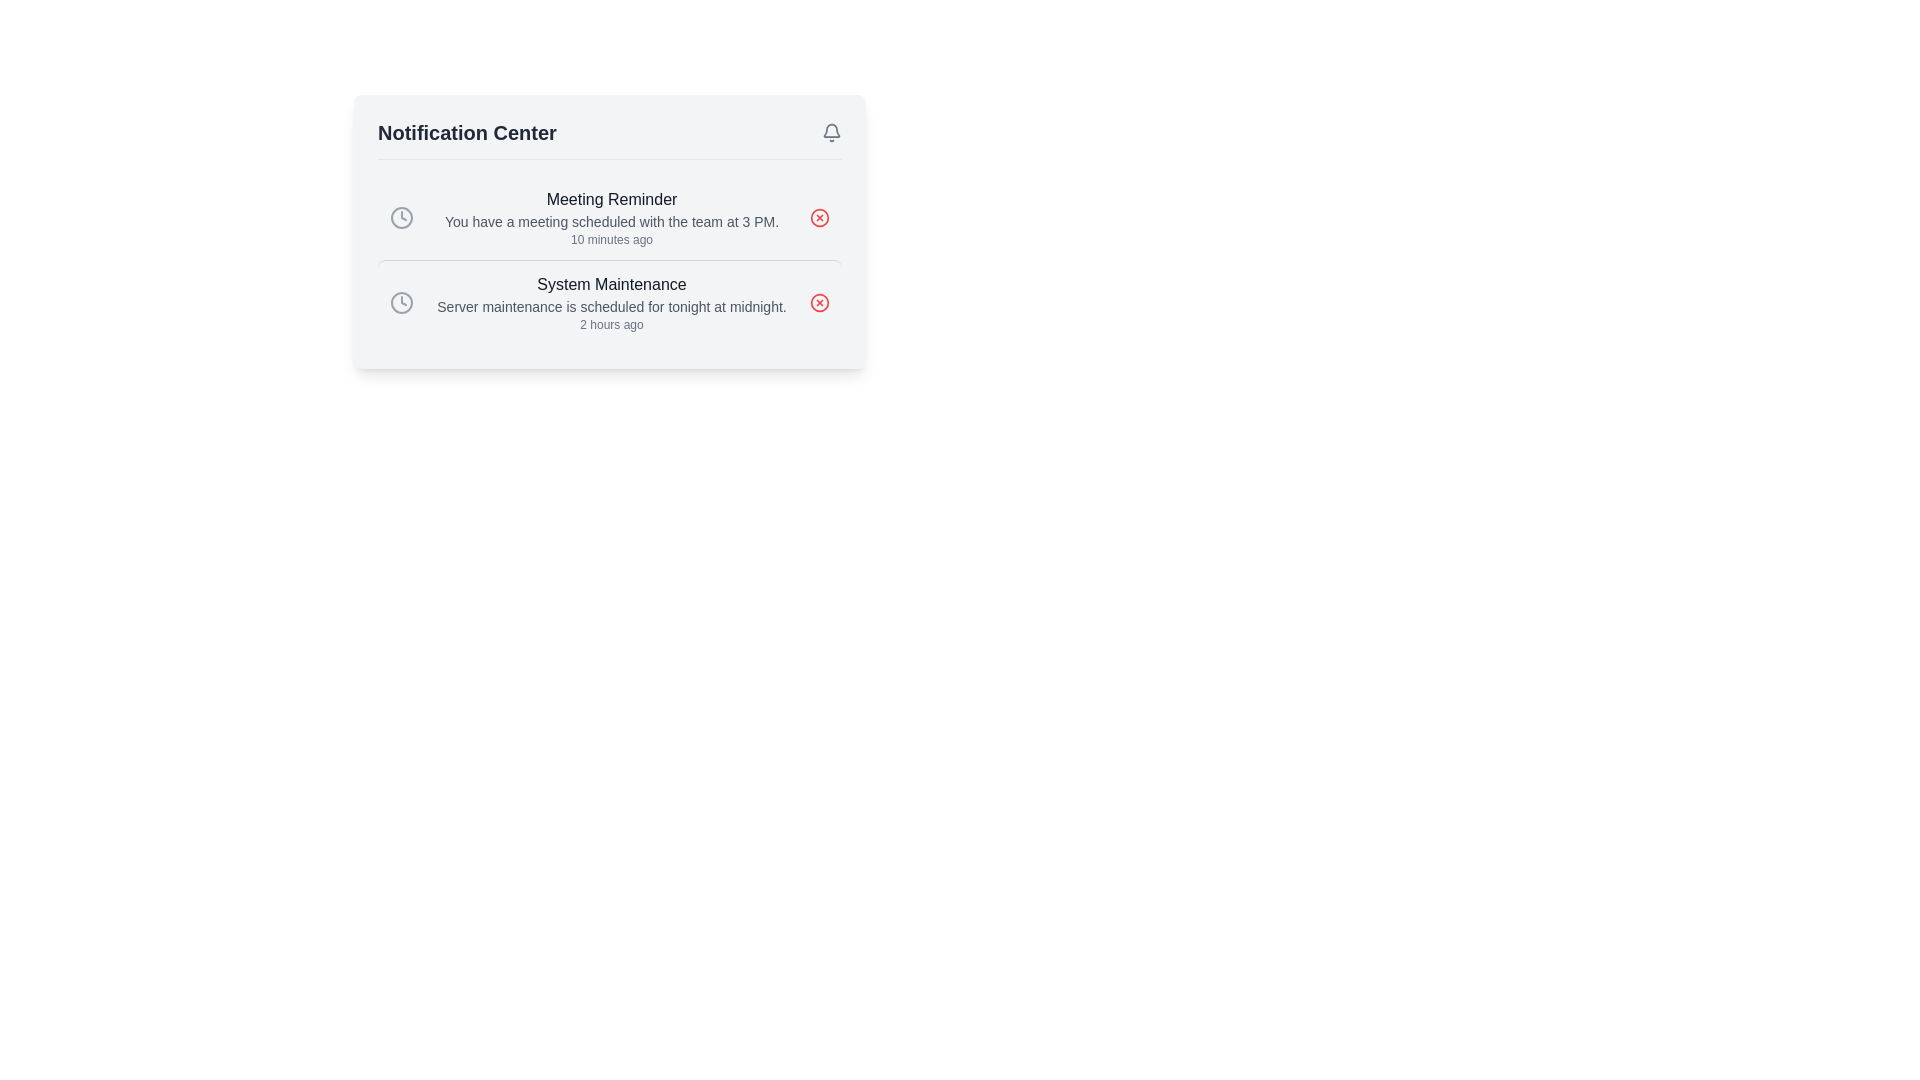 This screenshot has width=1920, height=1080. Describe the element at coordinates (401, 218) in the screenshot. I see `the SVG circle element resembling a clock's outline, which is styled with a gray stroke and located to the left of the 'Server Maintenance' notification in the Notification Center` at that location.